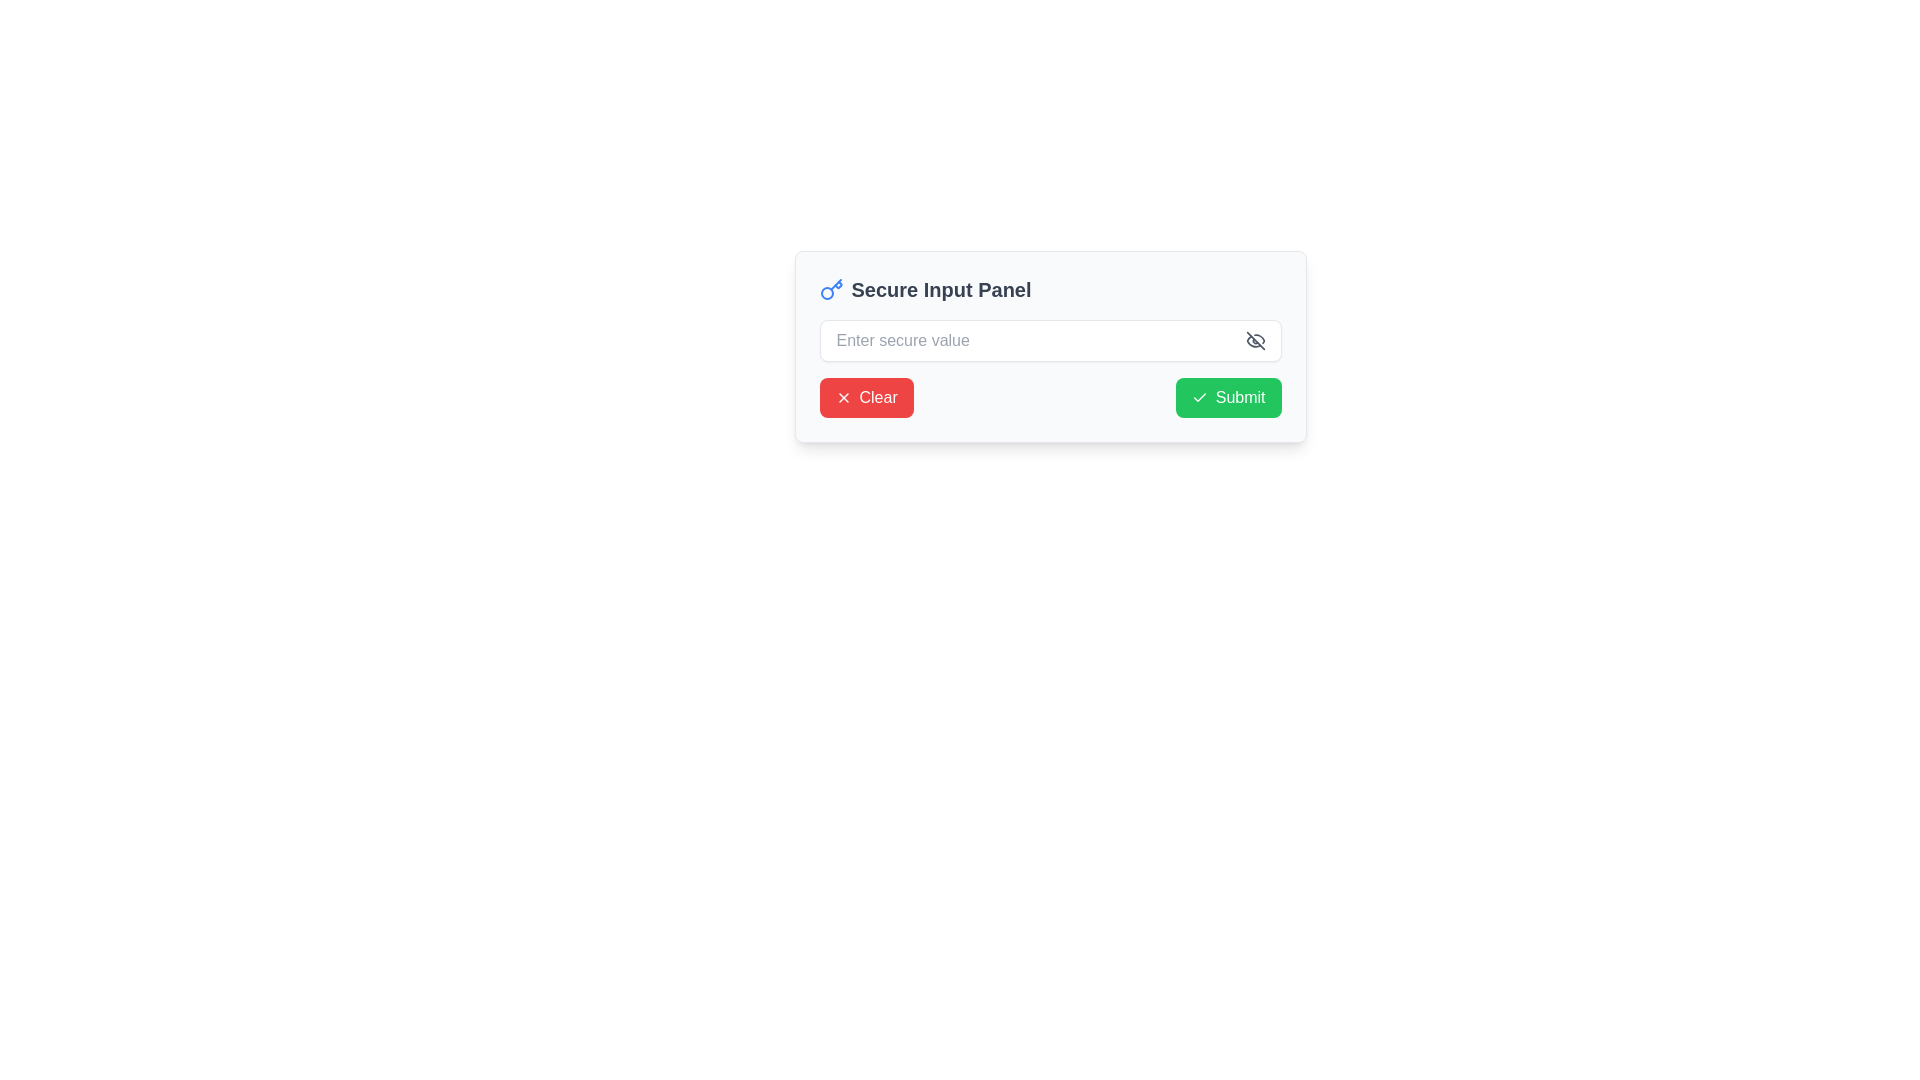 The width and height of the screenshot is (1920, 1080). Describe the element at coordinates (866, 397) in the screenshot. I see `the 'Clear' button with a red background and white rounded edges to observe hover effects` at that location.